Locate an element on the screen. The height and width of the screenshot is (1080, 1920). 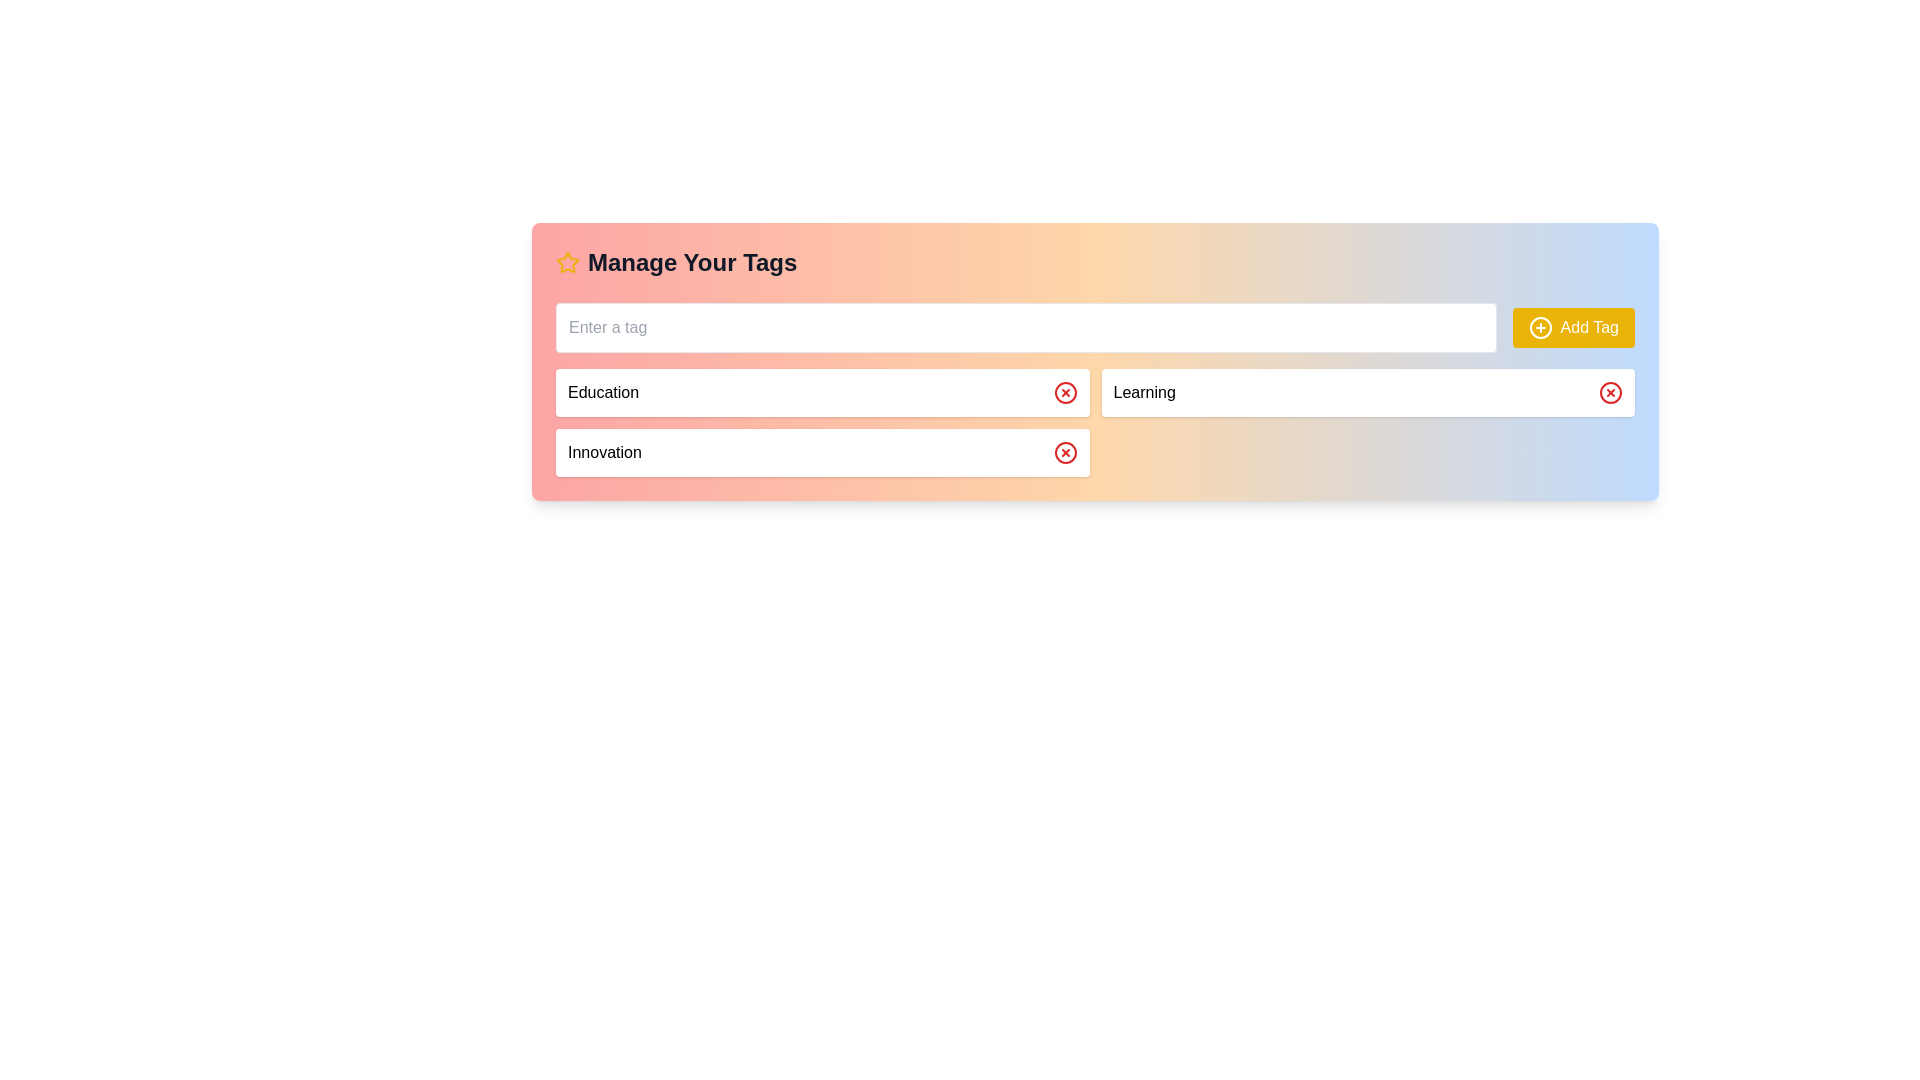
the circular boundary of the plus icon within the yellow 'Add Tag' button, which signifies adding a new tag is located at coordinates (1539, 326).